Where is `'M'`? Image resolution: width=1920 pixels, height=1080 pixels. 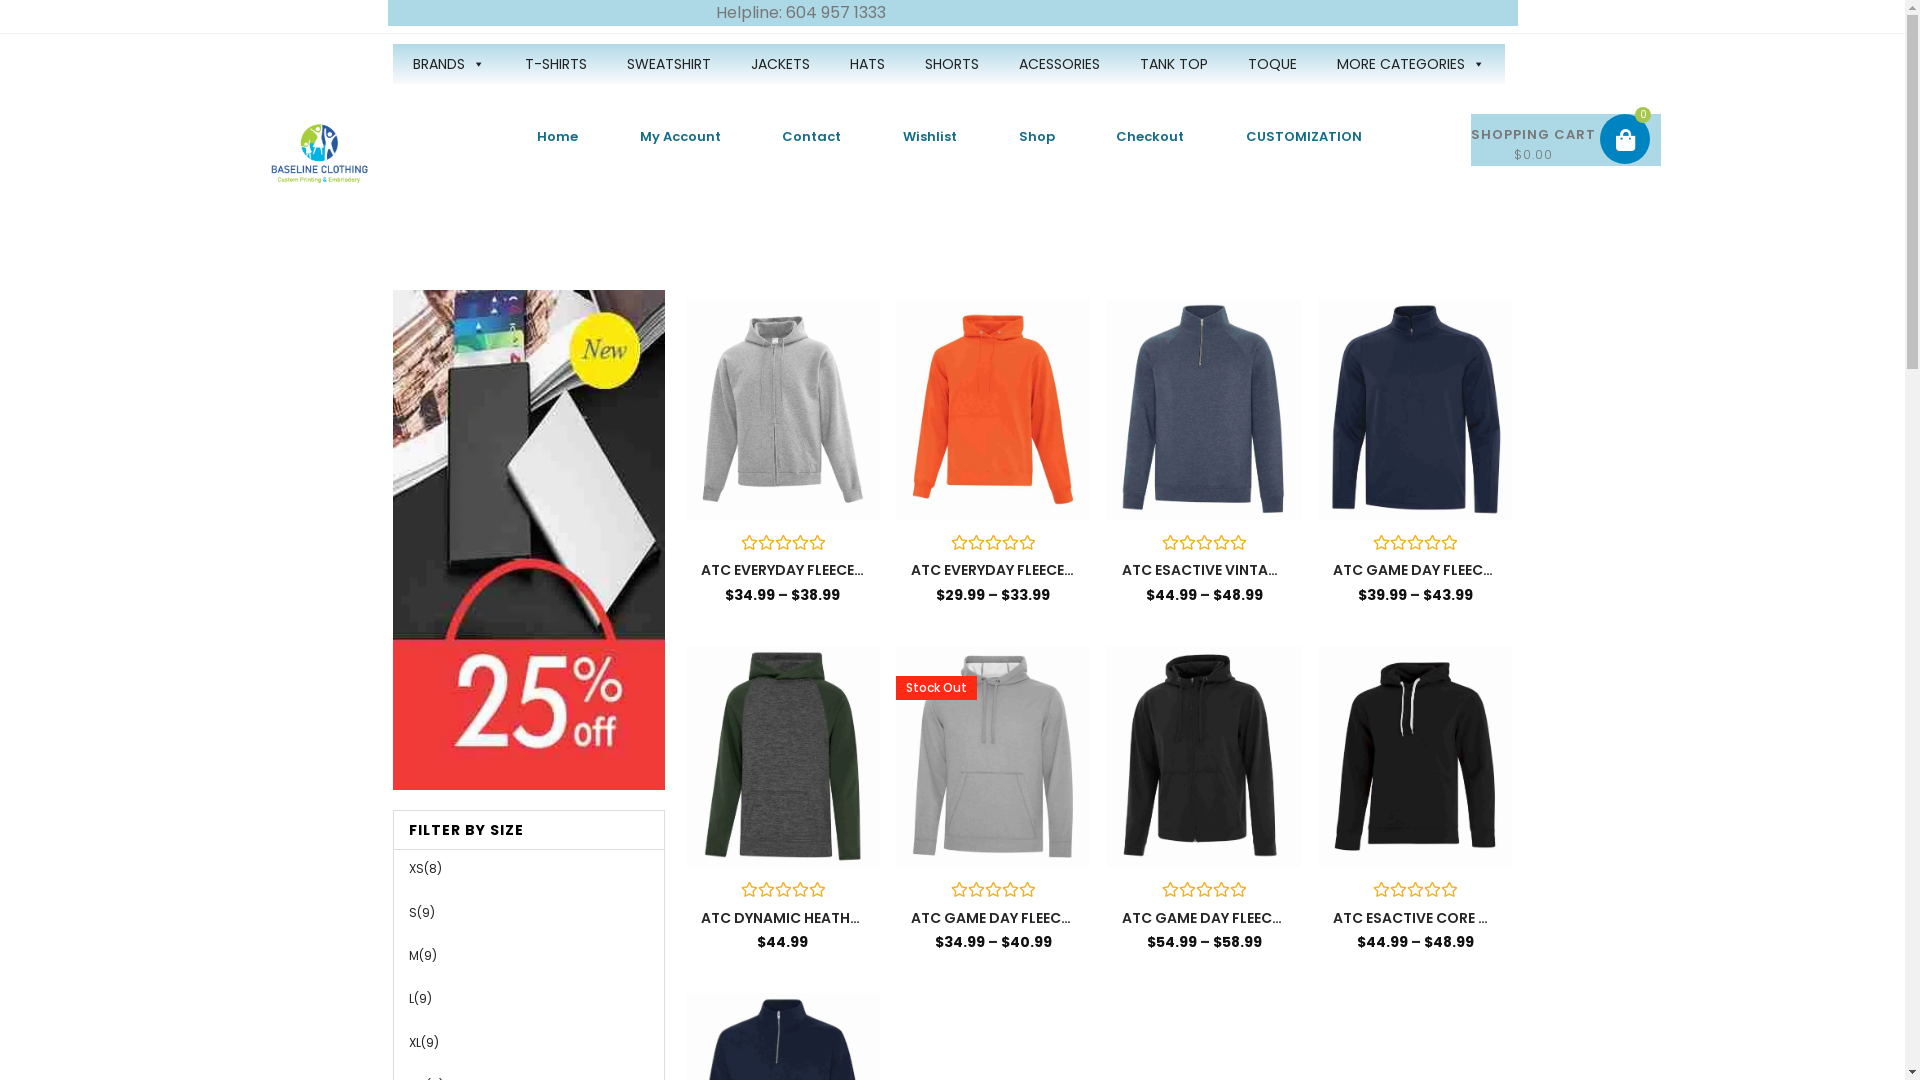
'M' is located at coordinates (411, 954).